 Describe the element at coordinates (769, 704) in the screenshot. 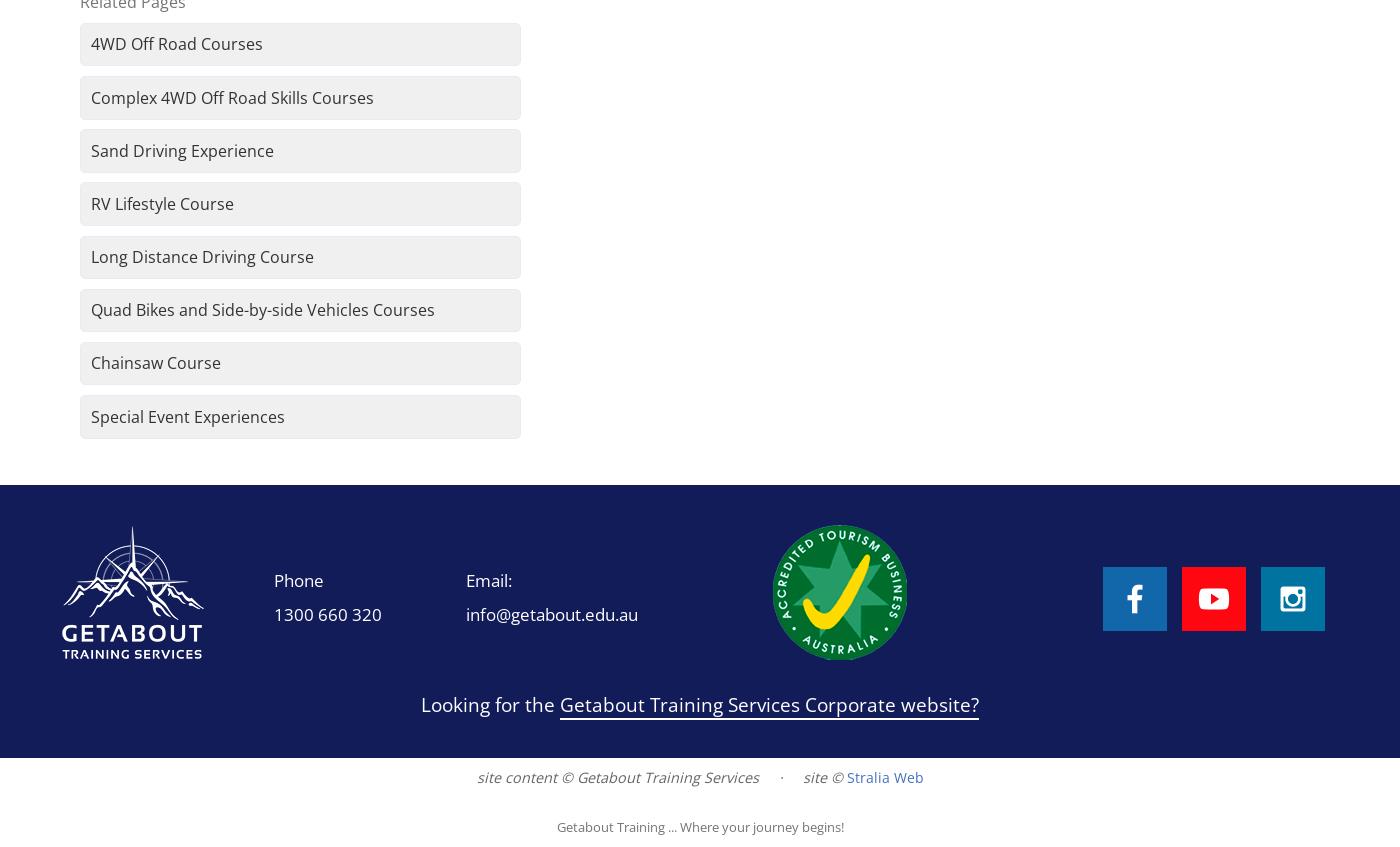

I see `'Getabout Training Services Corporate website?'` at that location.